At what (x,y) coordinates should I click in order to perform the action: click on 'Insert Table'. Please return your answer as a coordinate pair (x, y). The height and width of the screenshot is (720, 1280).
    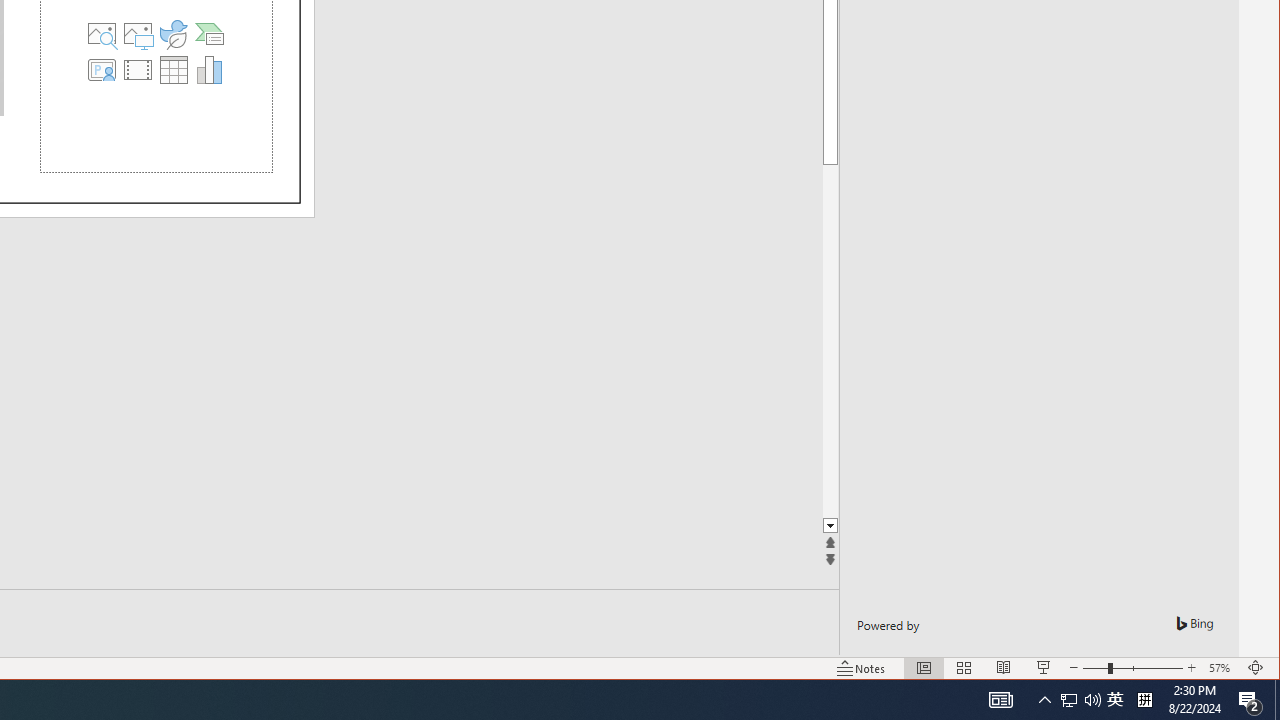
    Looking at the image, I should click on (173, 68).